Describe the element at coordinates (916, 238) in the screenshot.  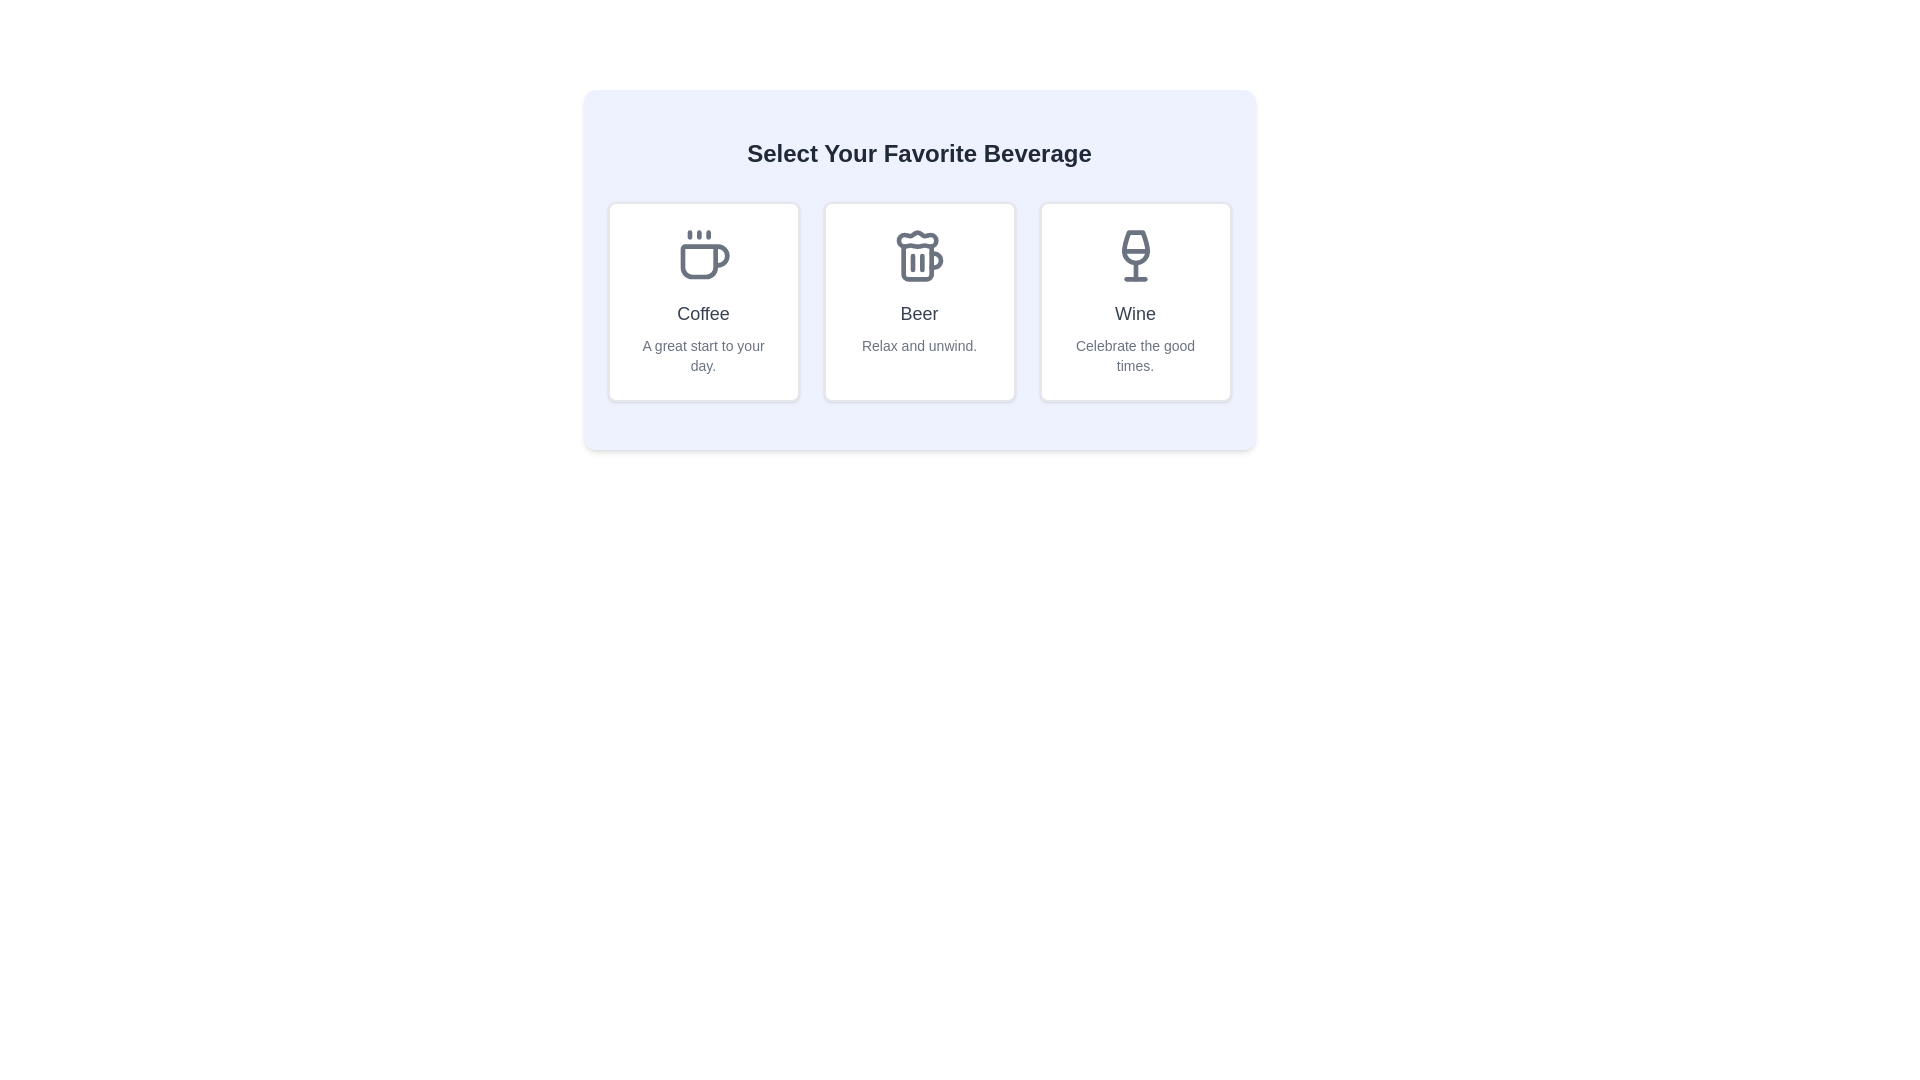
I see `the decorative foam area of the beer mug icon located in the center card of the interface` at that location.